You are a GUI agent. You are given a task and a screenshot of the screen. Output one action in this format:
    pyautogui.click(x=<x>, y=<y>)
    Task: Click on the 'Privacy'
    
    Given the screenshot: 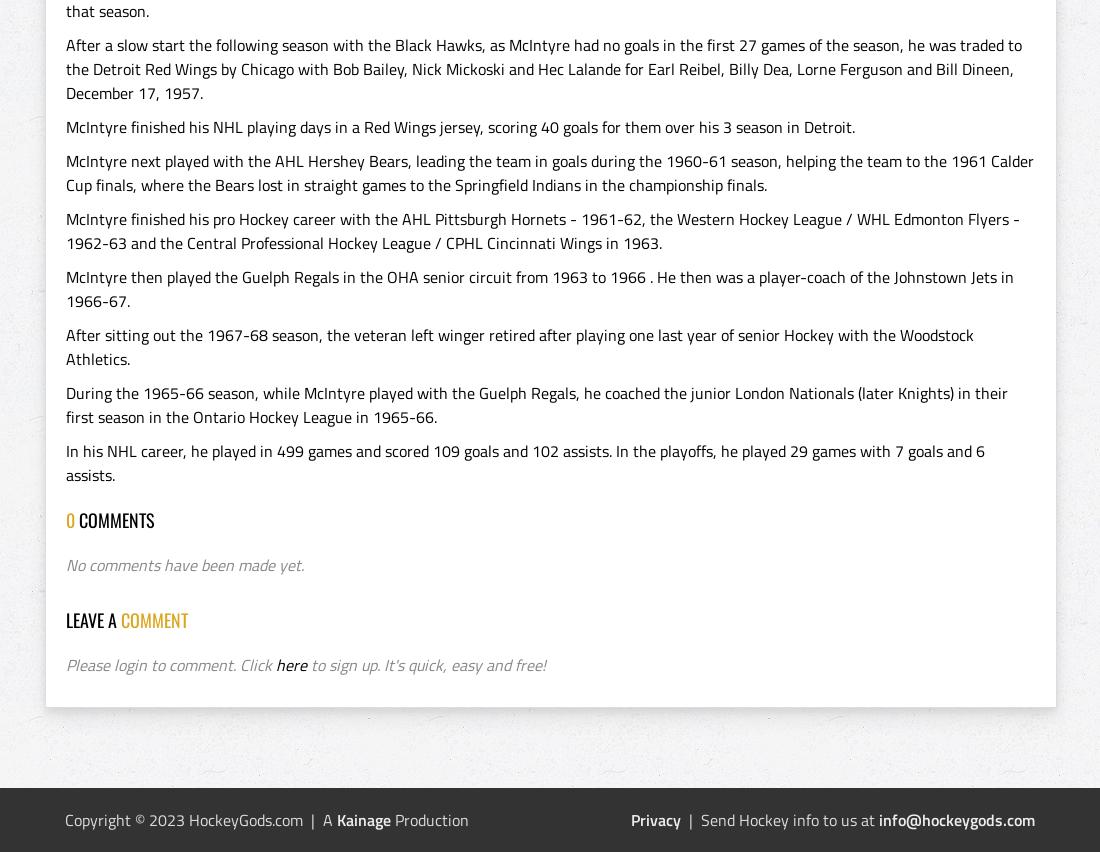 What is the action you would take?
    pyautogui.click(x=630, y=819)
    